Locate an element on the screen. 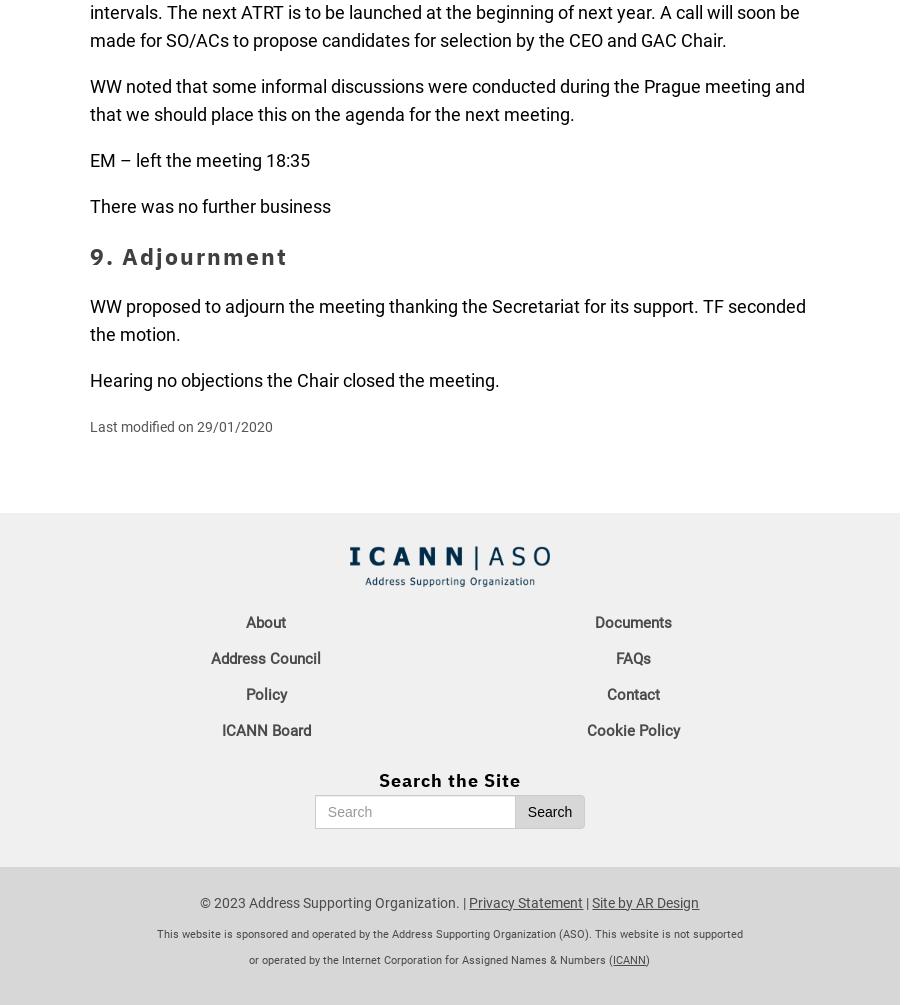 The image size is (915, 1005). 'WW proposed to adjourn the meeting thanking the Secretariat for its support. TF seconded the motion.' is located at coordinates (447, 319).